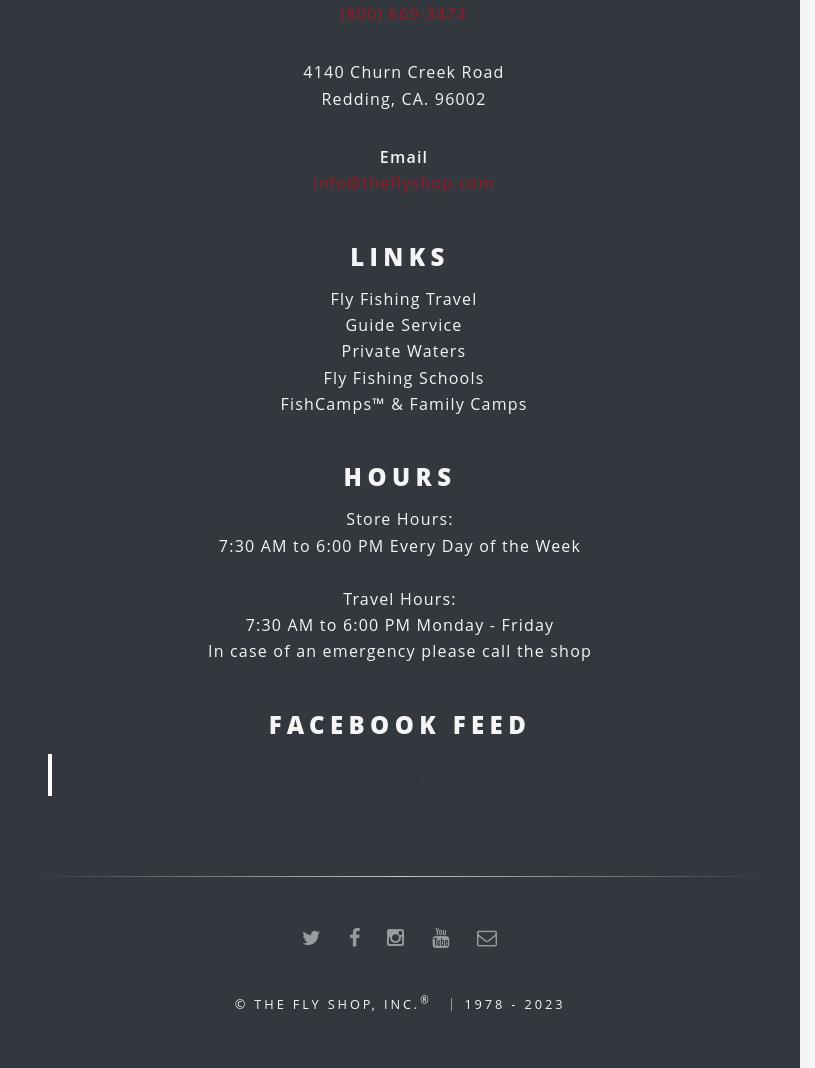 This screenshot has height=1068, width=815. Describe the element at coordinates (339, 350) in the screenshot. I see `'Private Waters'` at that location.